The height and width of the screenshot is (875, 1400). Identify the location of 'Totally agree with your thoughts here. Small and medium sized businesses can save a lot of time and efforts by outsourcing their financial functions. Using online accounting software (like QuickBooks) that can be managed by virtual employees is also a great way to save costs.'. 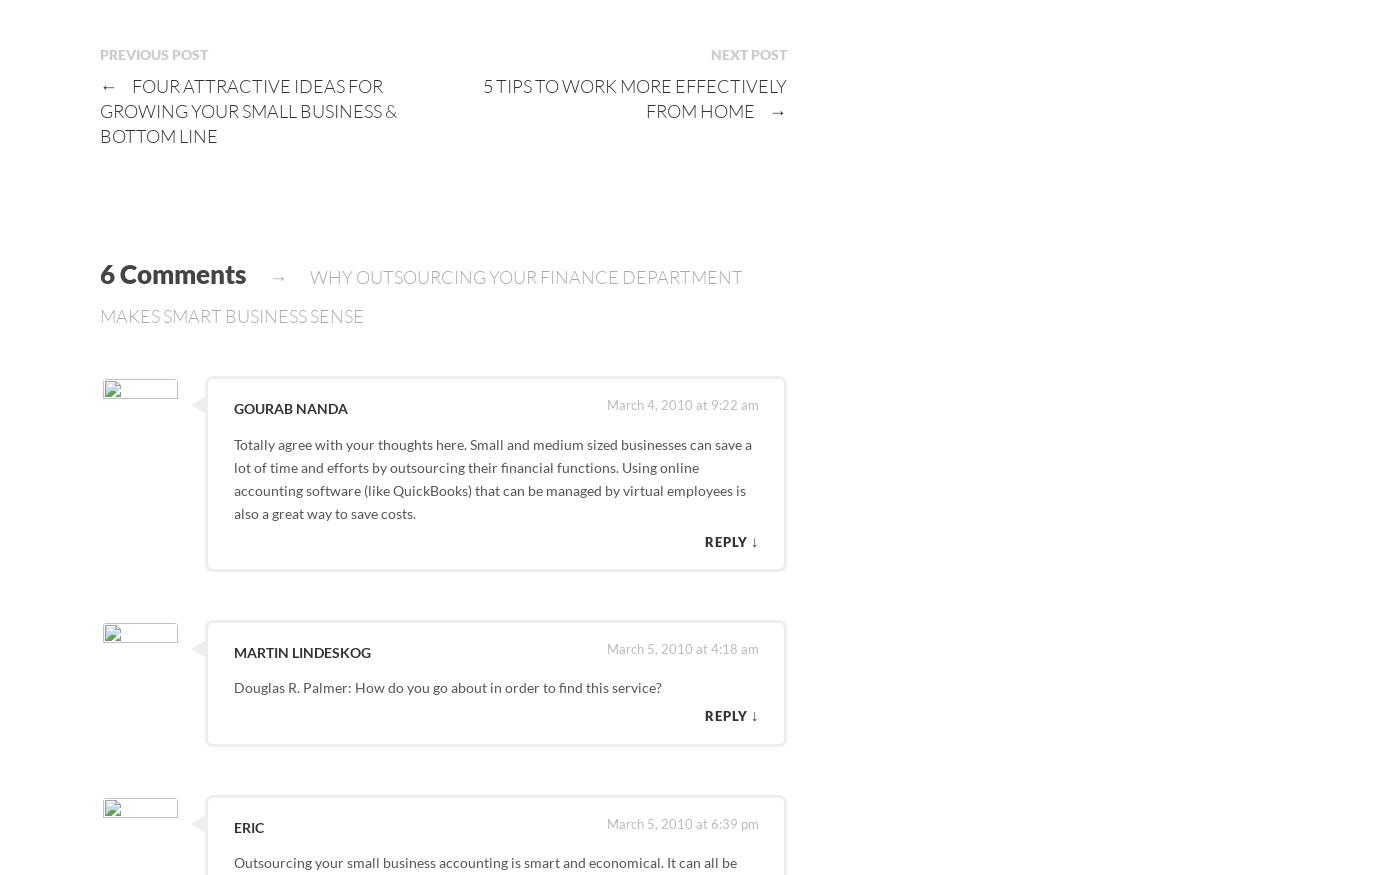
(491, 478).